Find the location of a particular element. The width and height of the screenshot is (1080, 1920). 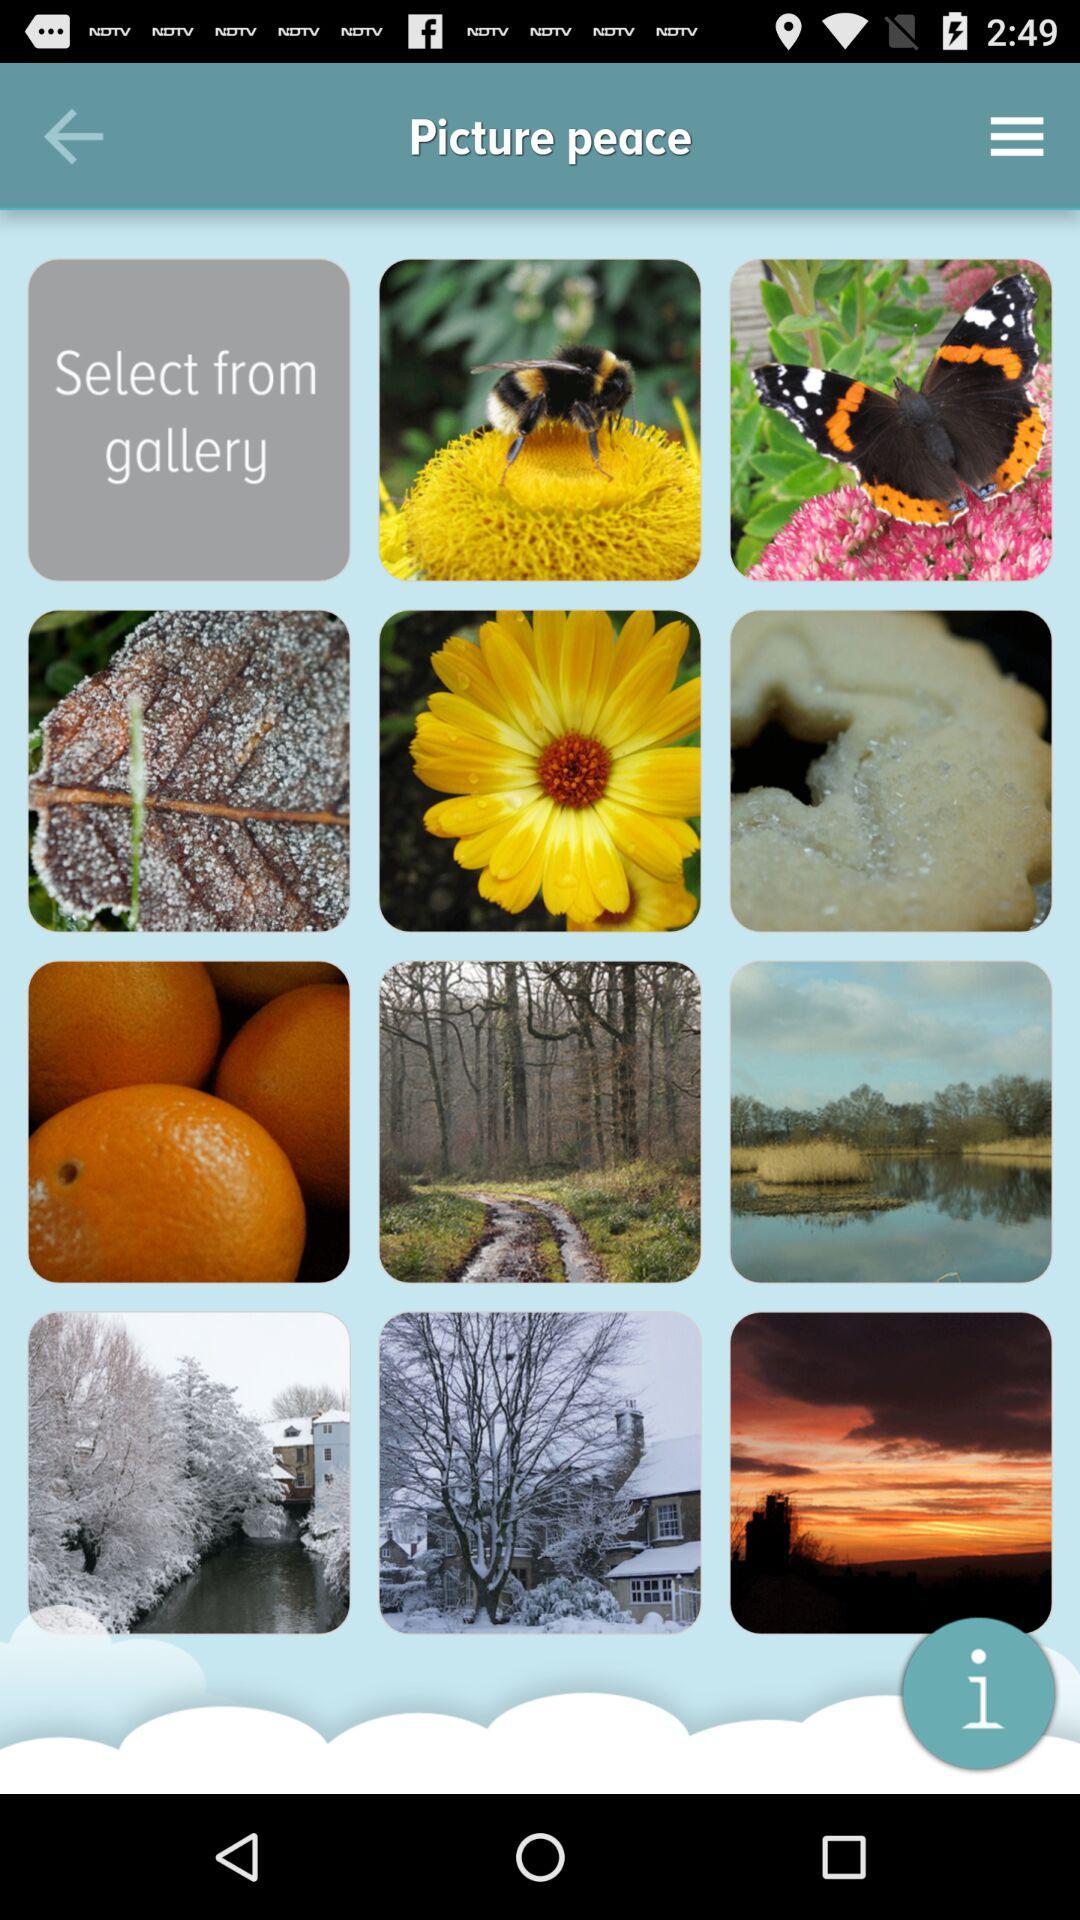

choosing picture is located at coordinates (540, 770).